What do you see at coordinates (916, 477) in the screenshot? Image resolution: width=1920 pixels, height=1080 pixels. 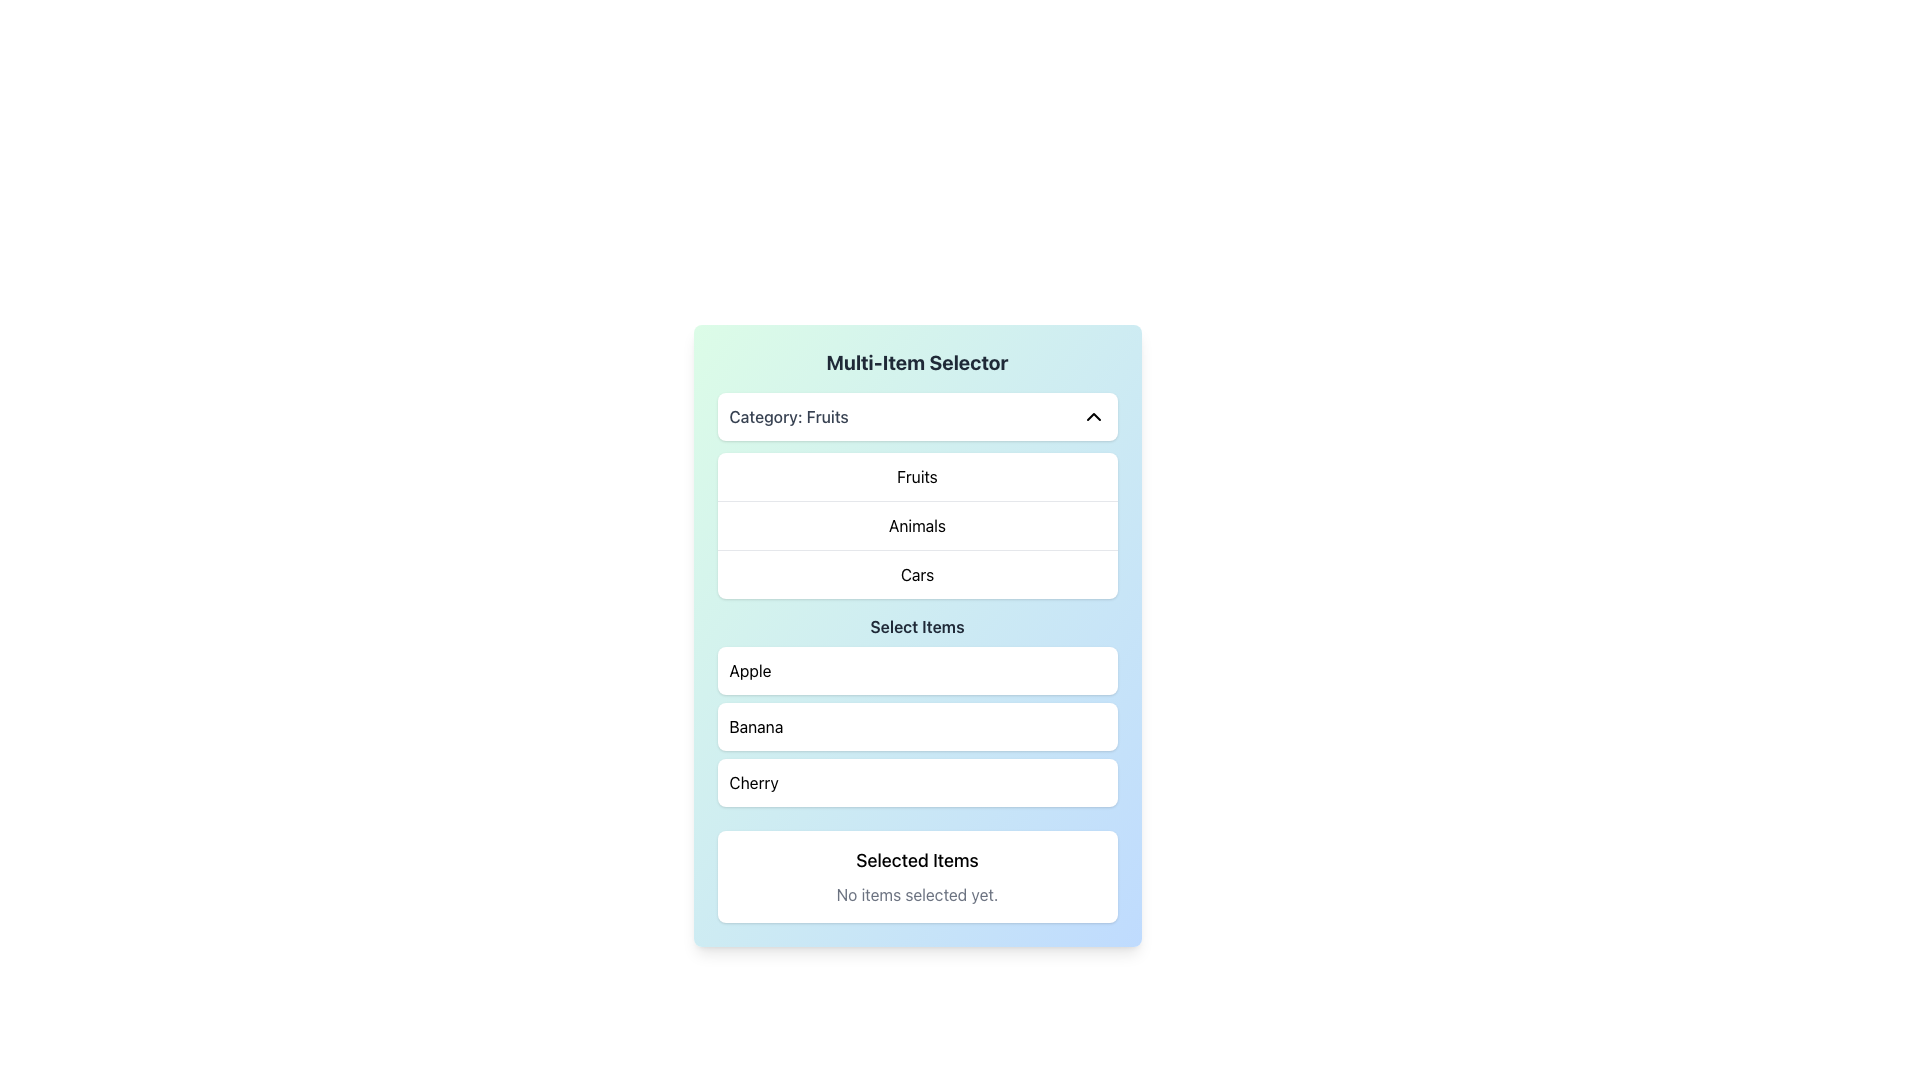 I see `the topmost category label button that represents 'Fruits'` at bounding box center [916, 477].